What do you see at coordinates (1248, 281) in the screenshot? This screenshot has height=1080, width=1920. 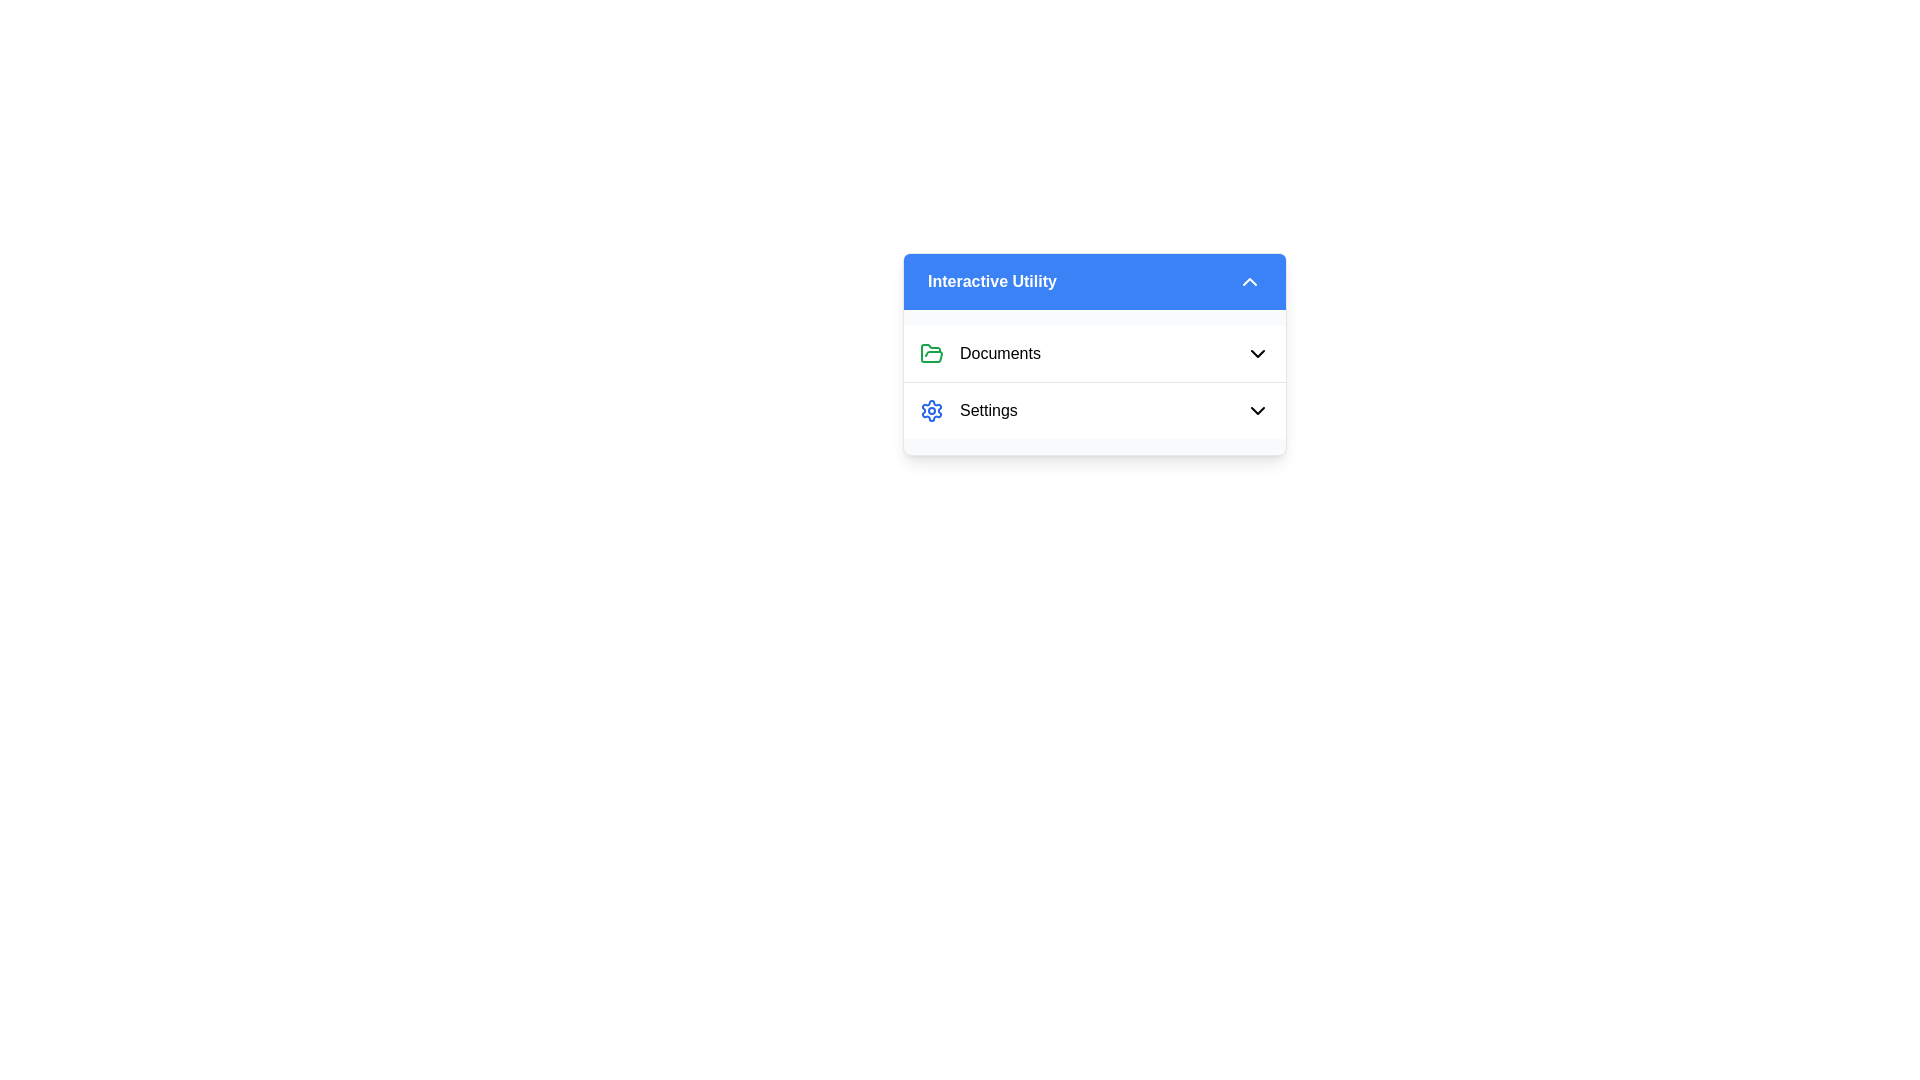 I see `the toggle icon button located at the top-right corner of the 'Interactive Utility' section` at bounding box center [1248, 281].